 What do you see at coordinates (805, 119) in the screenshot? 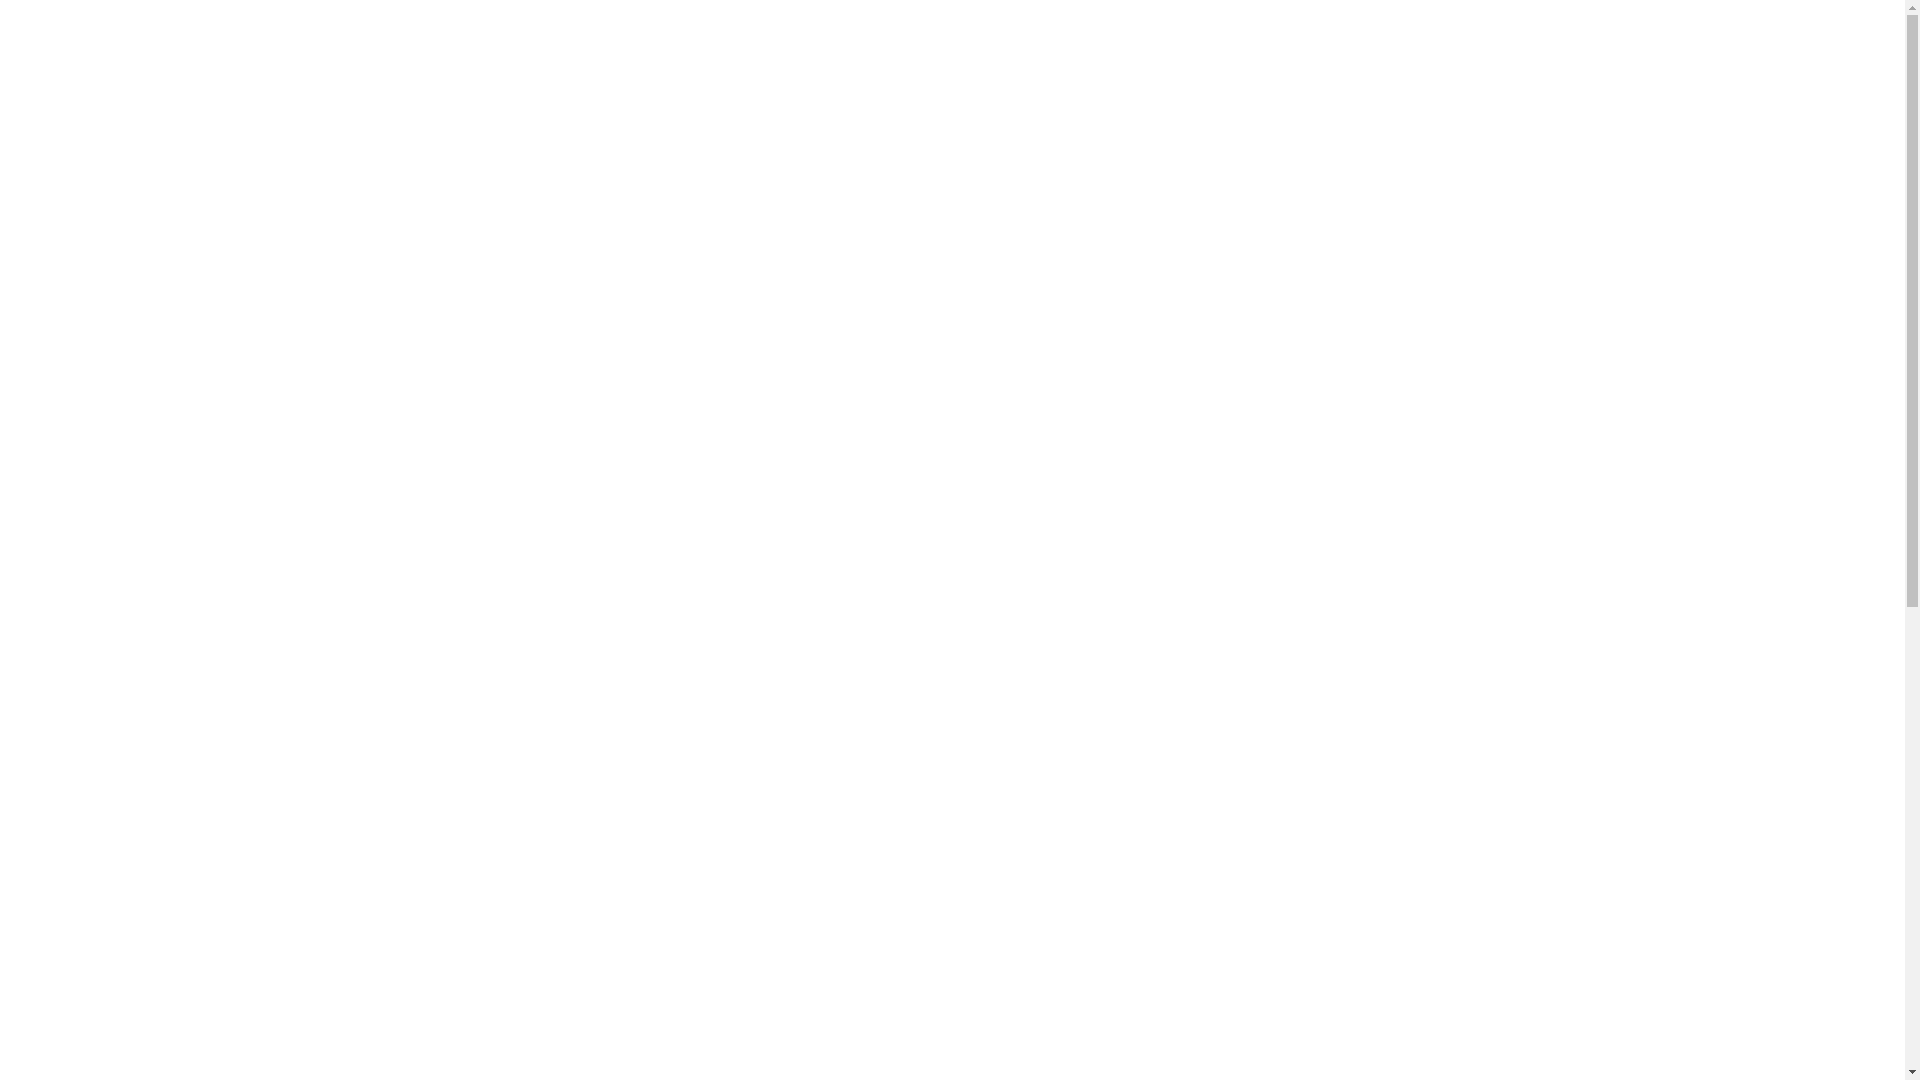
I see `'MENU'` at bounding box center [805, 119].